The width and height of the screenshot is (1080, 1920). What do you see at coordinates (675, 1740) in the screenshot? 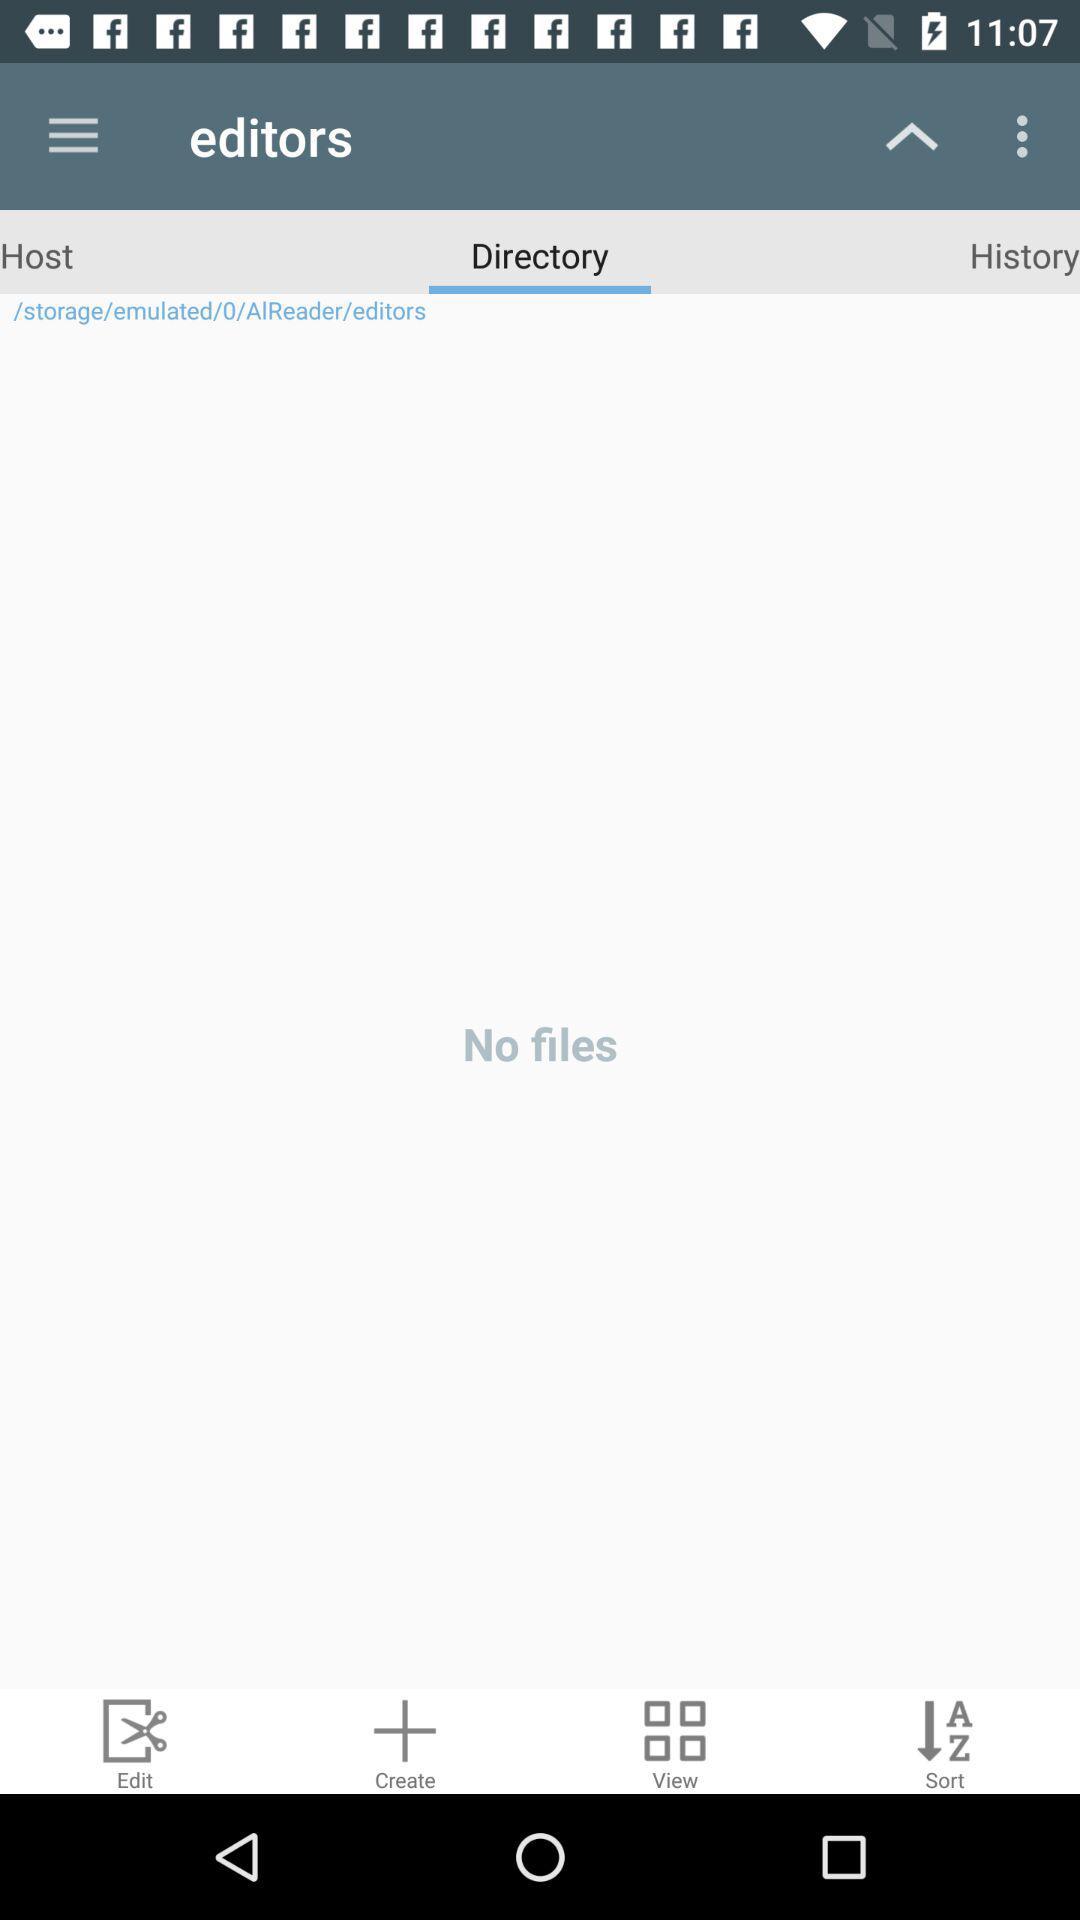
I see `type of visualization` at bounding box center [675, 1740].